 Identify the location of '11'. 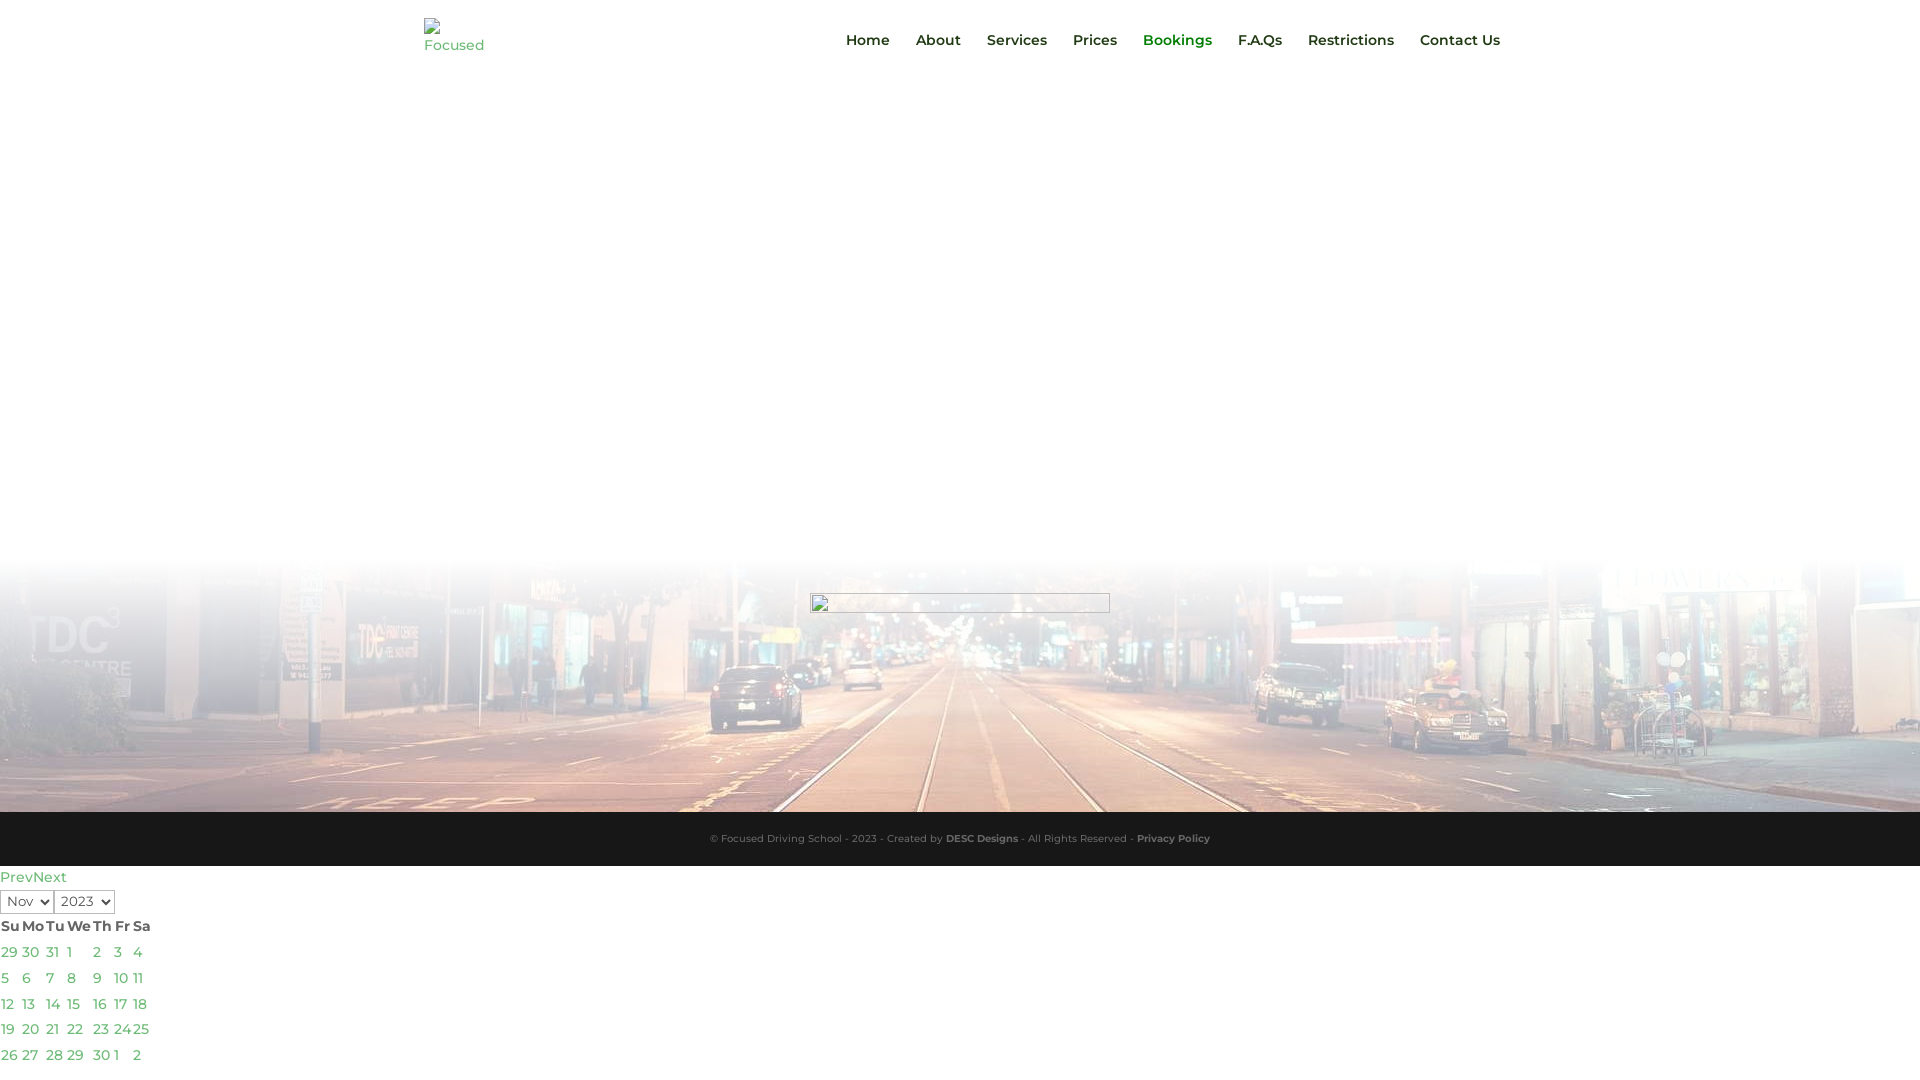
(132, 977).